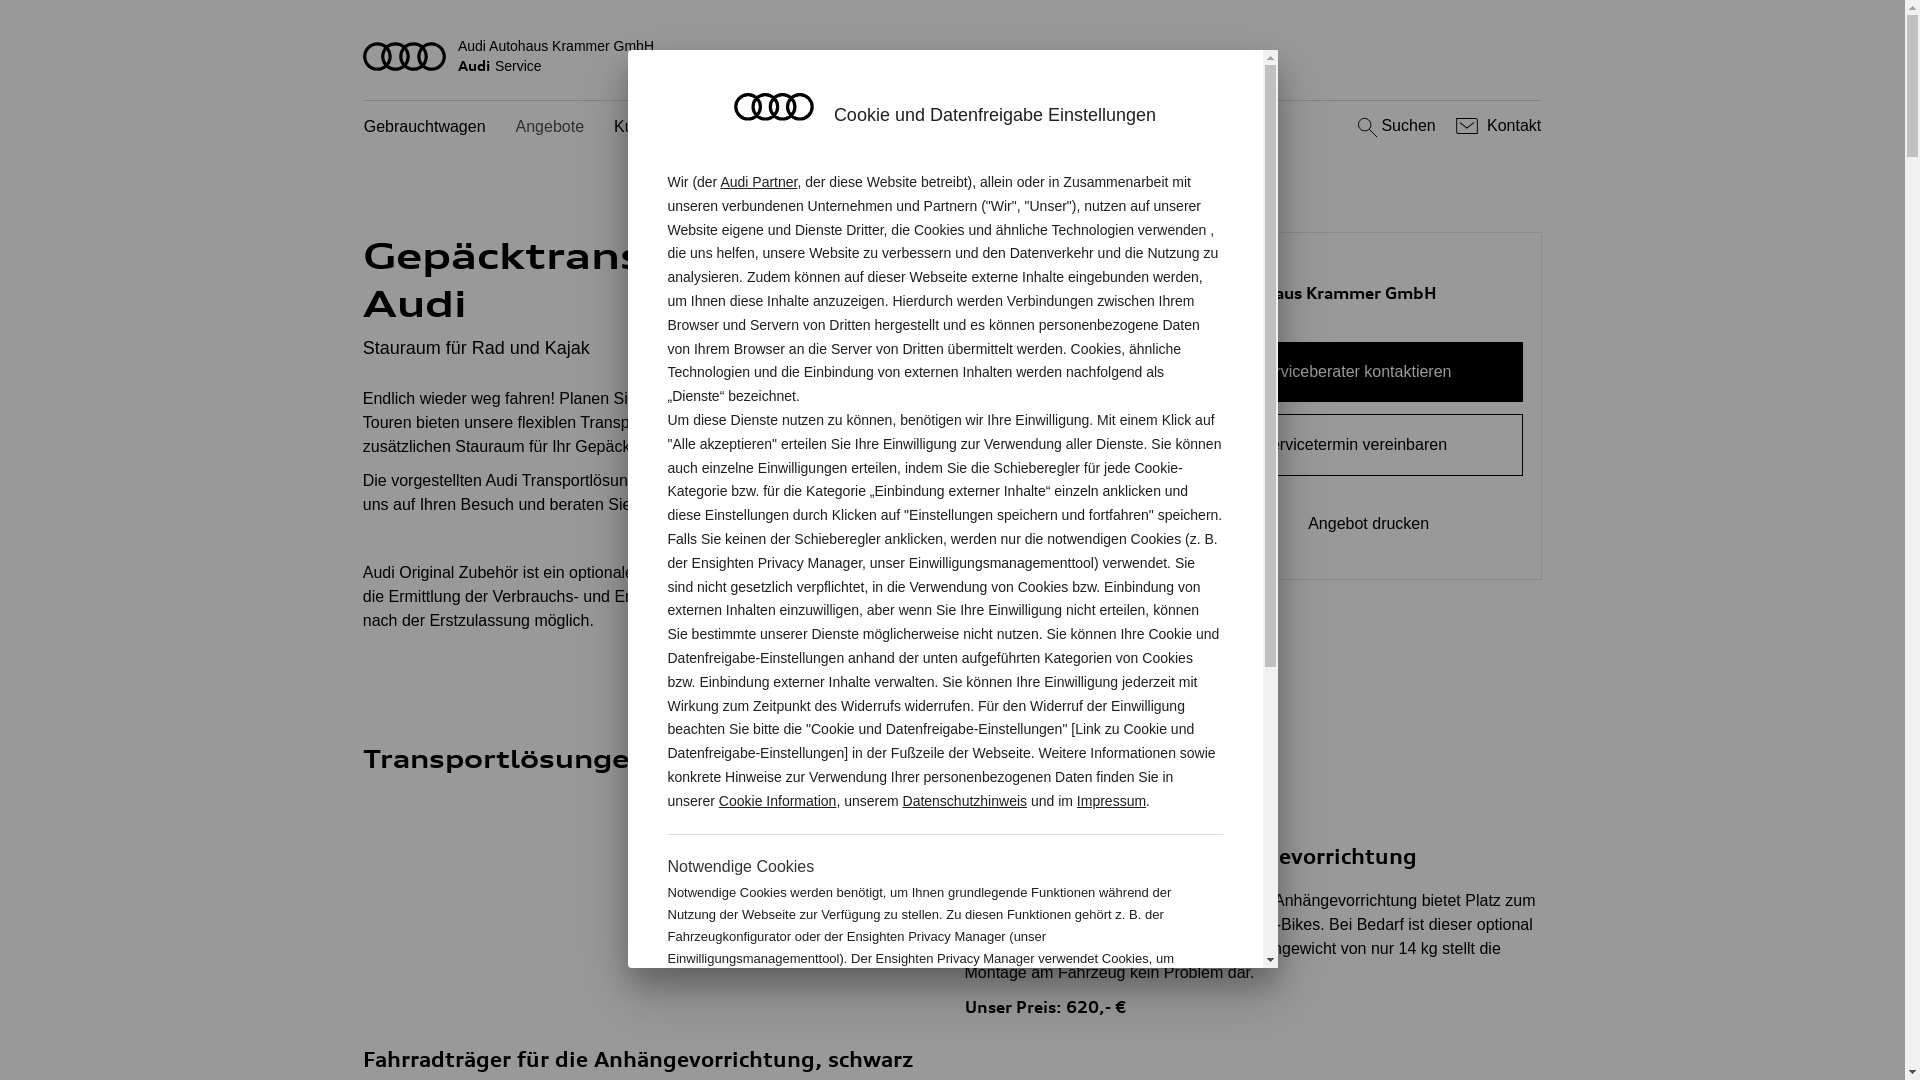 This screenshot has height=1080, width=1920. What do you see at coordinates (550, 127) in the screenshot?
I see `'Angebote'` at bounding box center [550, 127].